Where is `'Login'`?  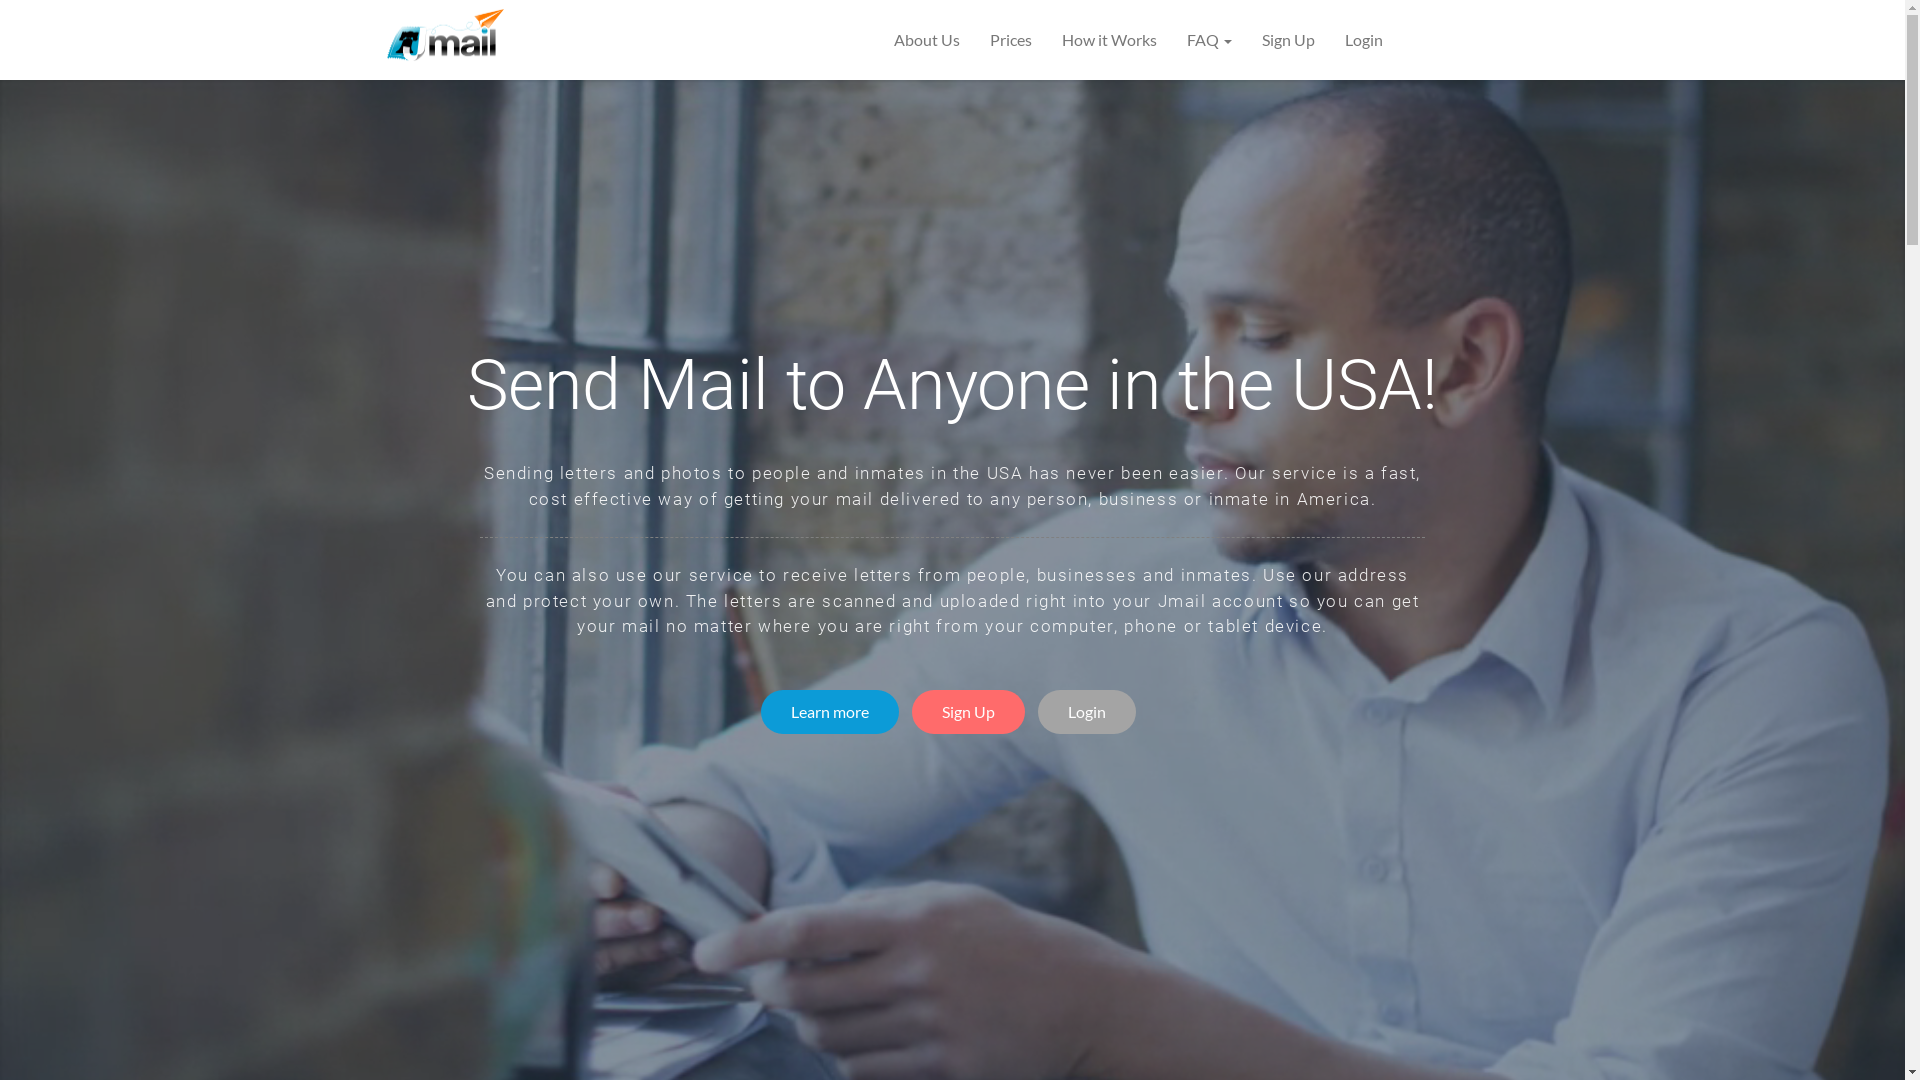
'Login' is located at coordinates (1085, 711).